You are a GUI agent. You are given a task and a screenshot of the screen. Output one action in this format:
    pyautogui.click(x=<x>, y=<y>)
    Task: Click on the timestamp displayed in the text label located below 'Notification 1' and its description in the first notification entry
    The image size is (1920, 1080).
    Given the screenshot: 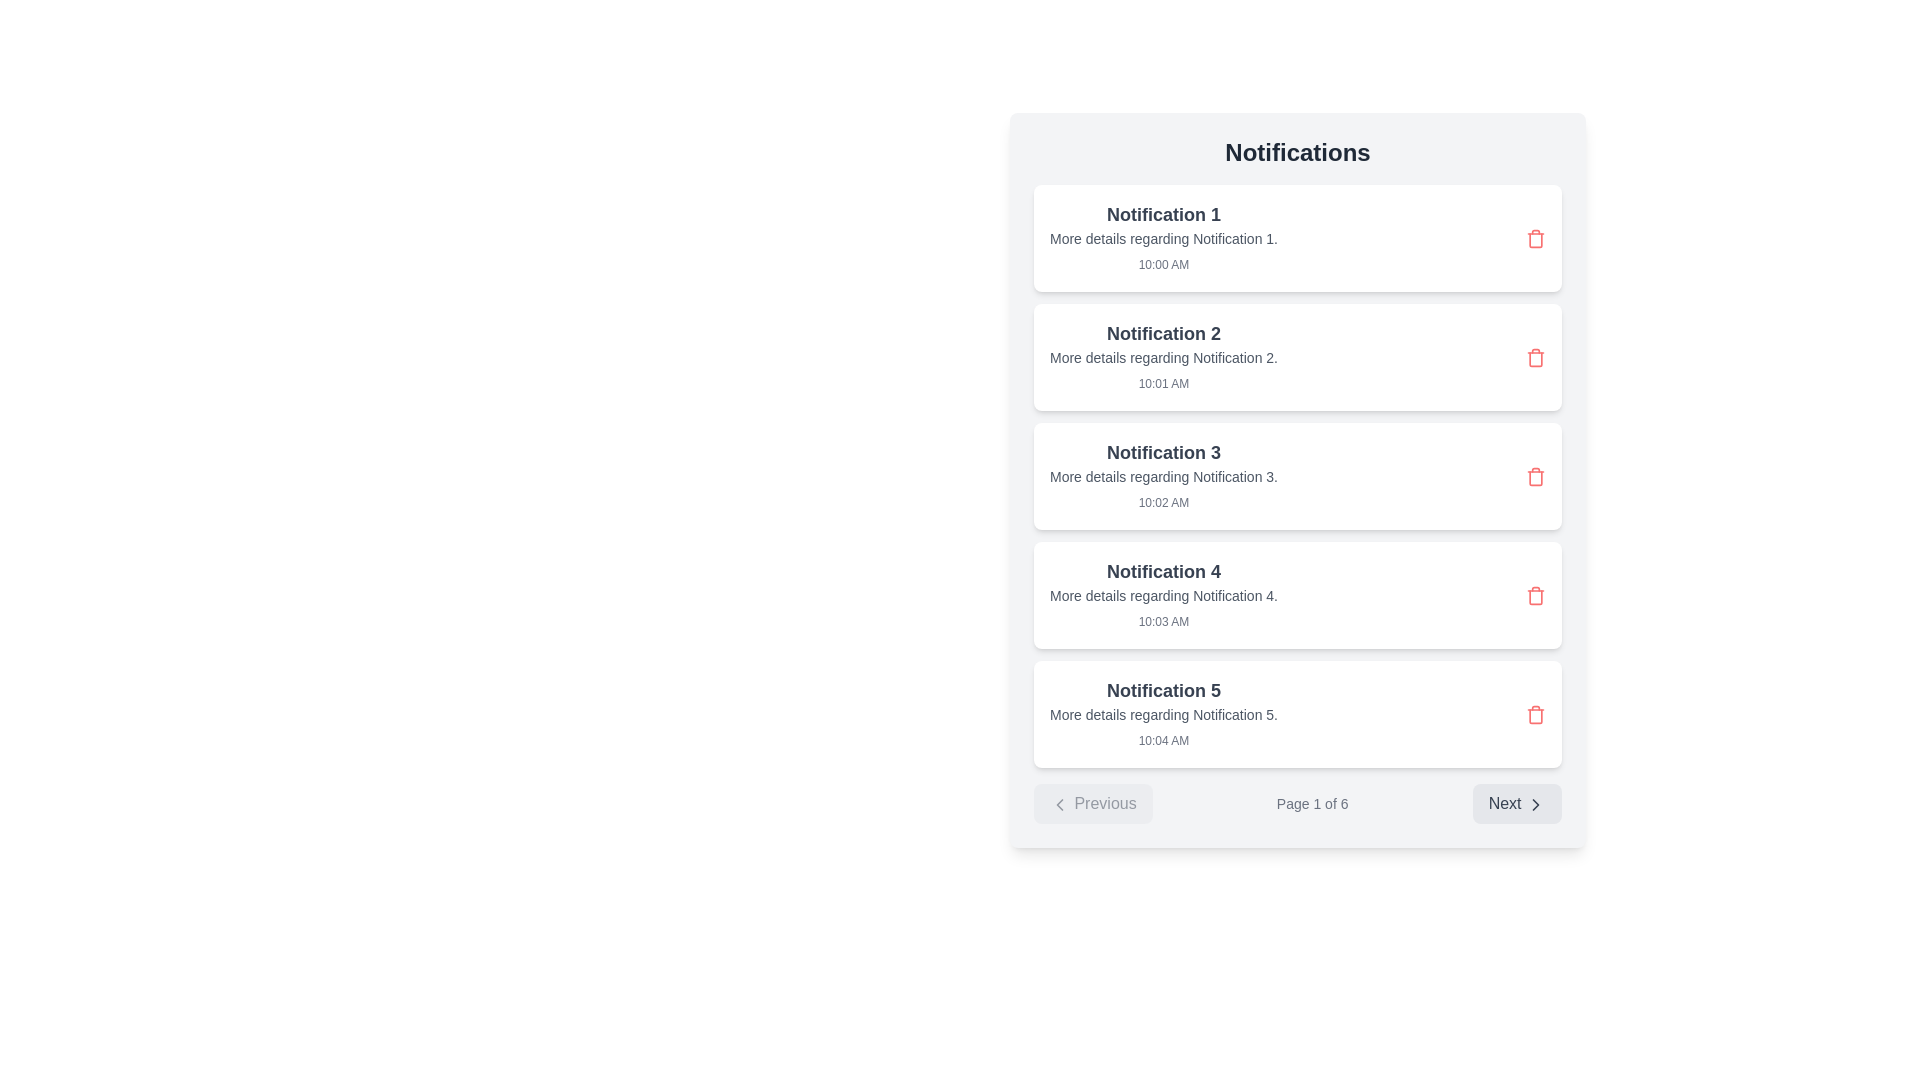 What is the action you would take?
    pyautogui.click(x=1164, y=264)
    